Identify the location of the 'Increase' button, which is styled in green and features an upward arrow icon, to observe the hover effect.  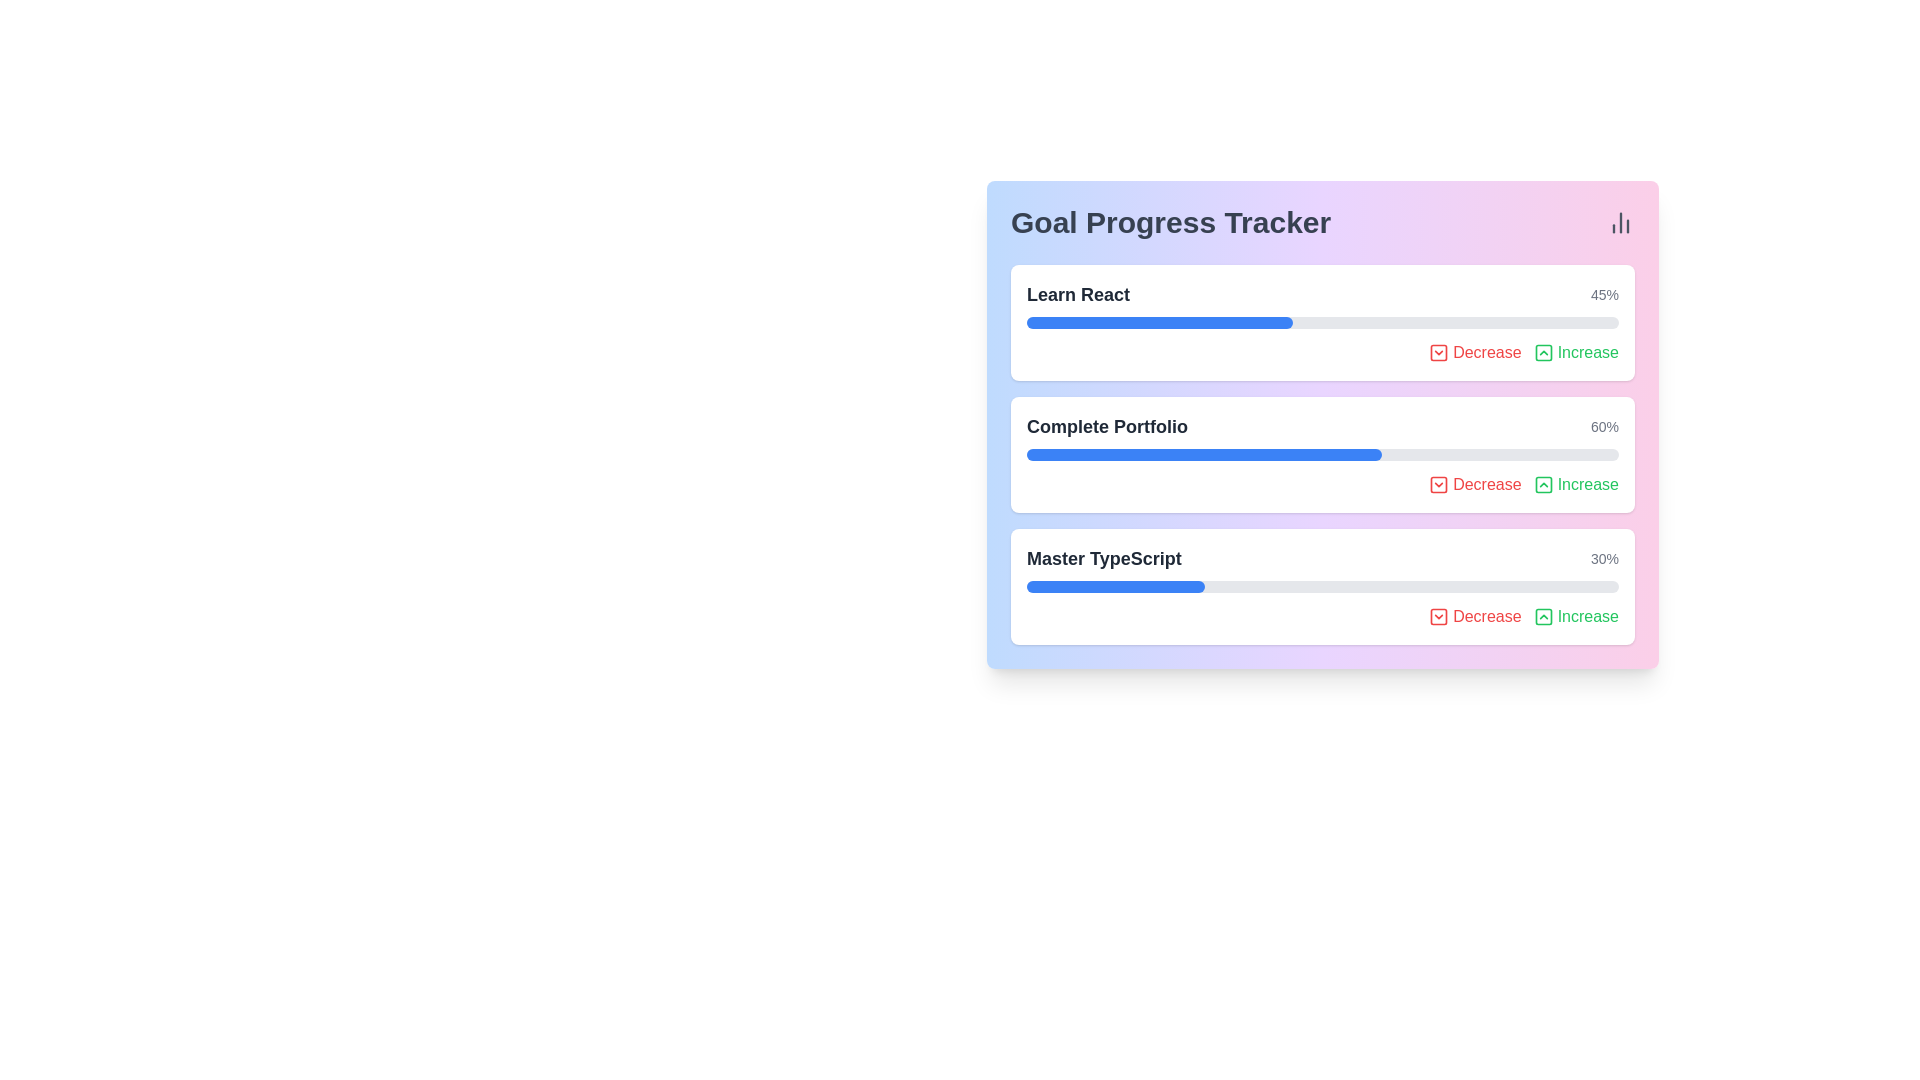
(1575, 616).